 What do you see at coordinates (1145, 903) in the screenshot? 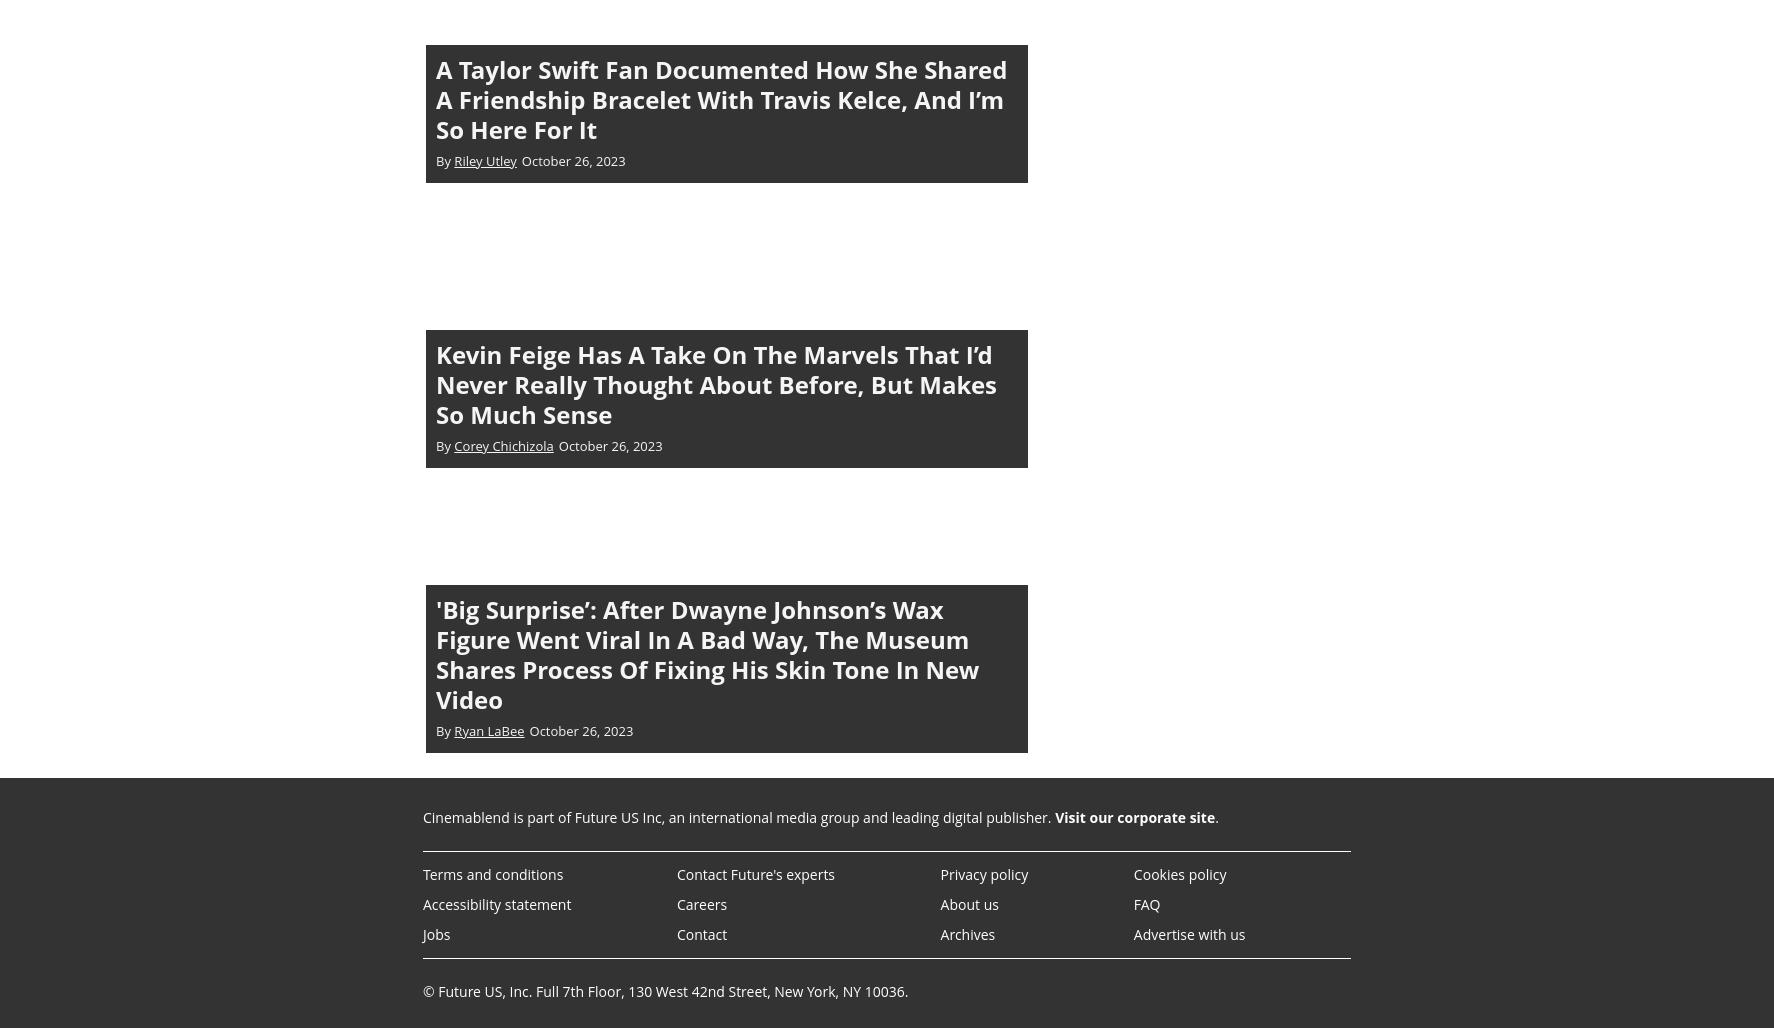
I see `'FAQ'` at bounding box center [1145, 903].